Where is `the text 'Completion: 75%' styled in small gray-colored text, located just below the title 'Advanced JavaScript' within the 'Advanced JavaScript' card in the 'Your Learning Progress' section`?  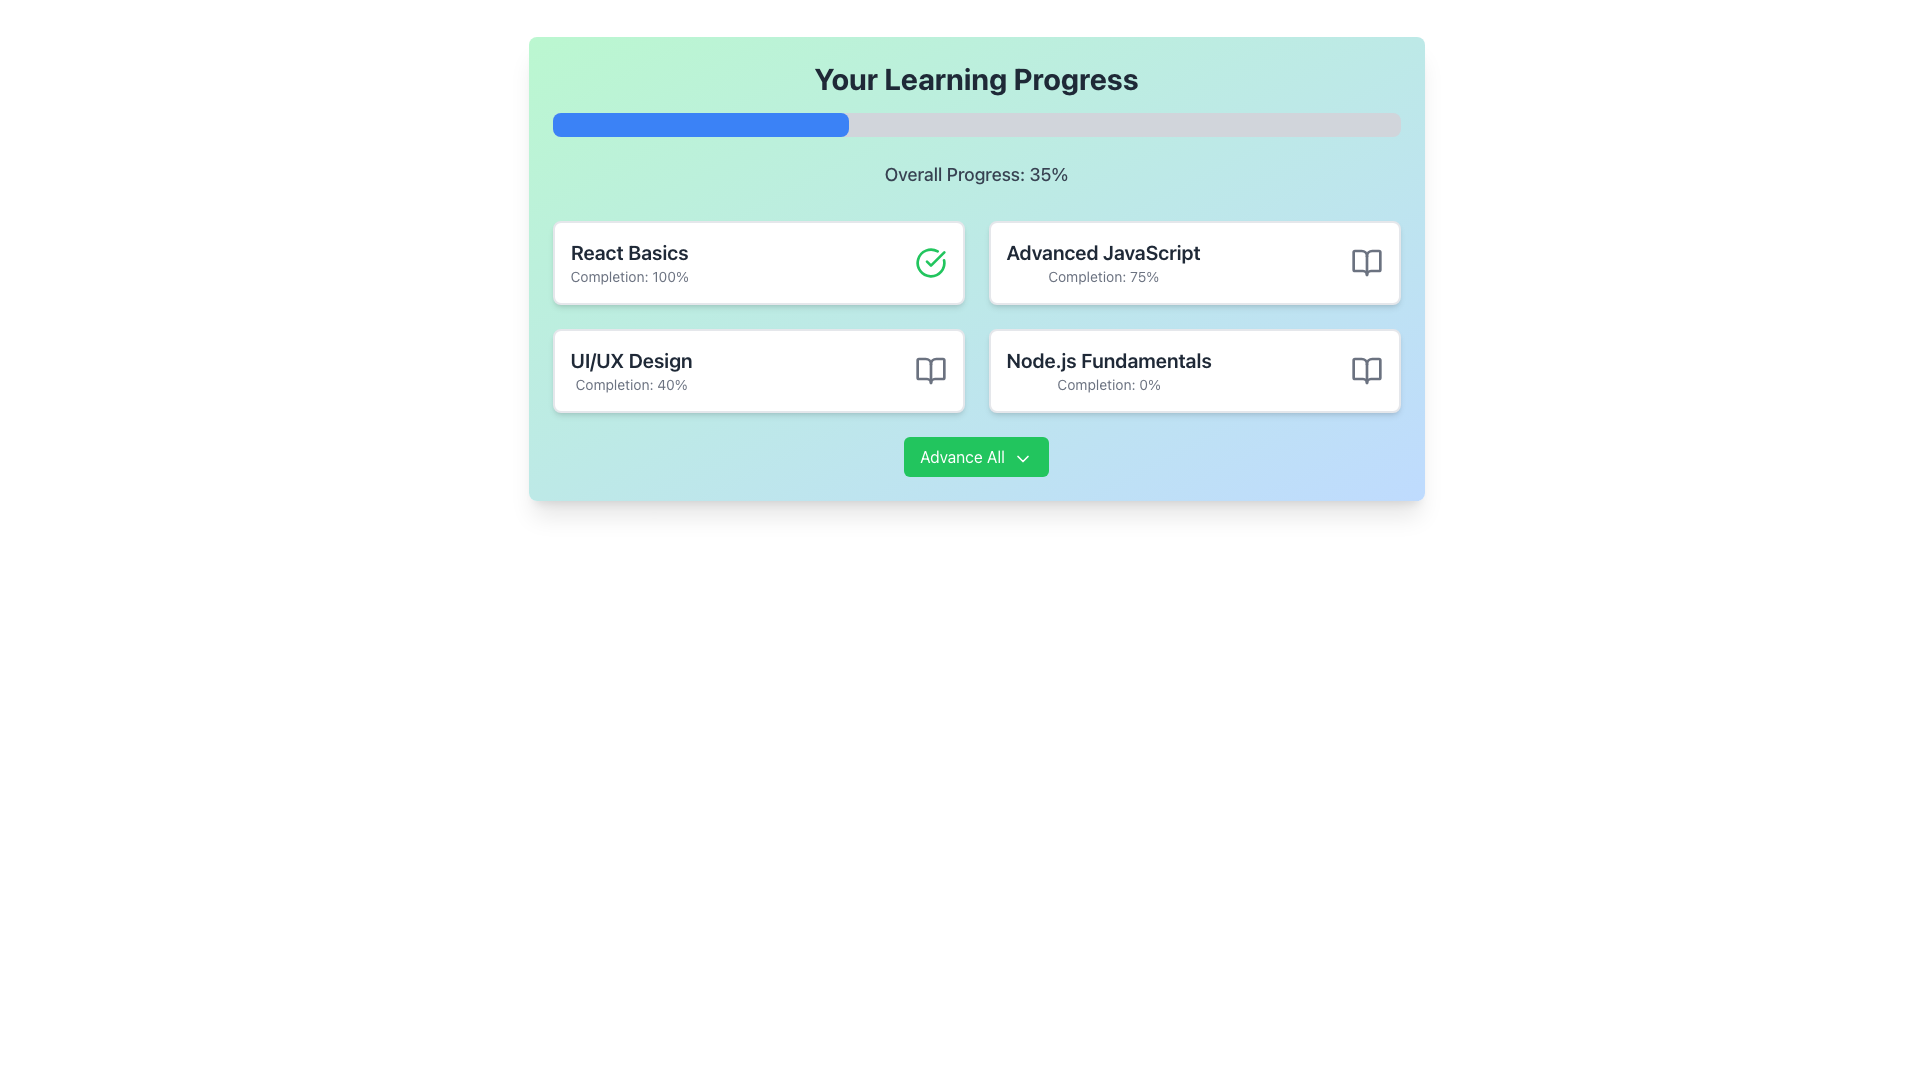
the text 'Completion: 75%' styled in small gray-colored text, located just below the title 'Advanced JavaScript' within the 'Advanced JavaScript' card in the 'Your Learning Progress' section is located at coordinates (1102, 277).